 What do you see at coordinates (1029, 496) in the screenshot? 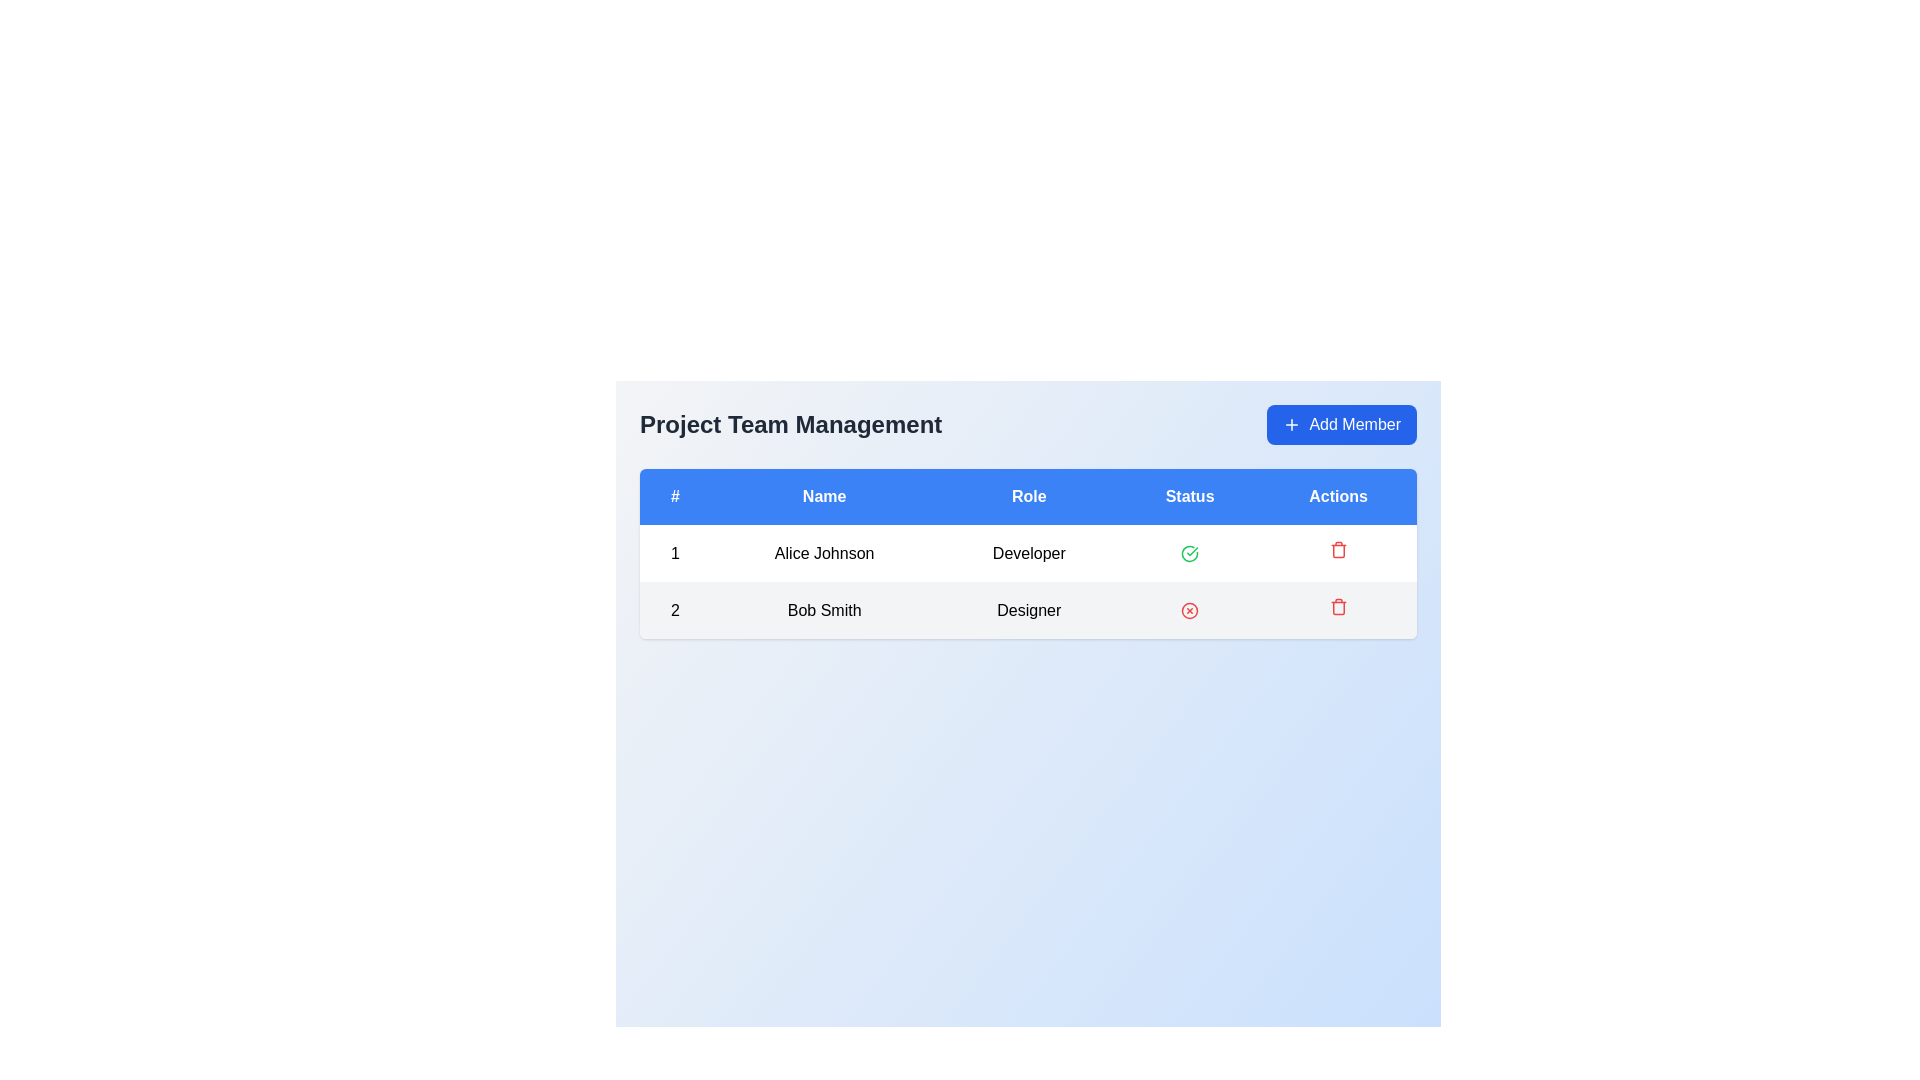
I see `the Text Label that serves as a header for the roles column in the Project Team Management table, located between the 'Name' and 'Status' headers` at bounding box center [1029, 496].